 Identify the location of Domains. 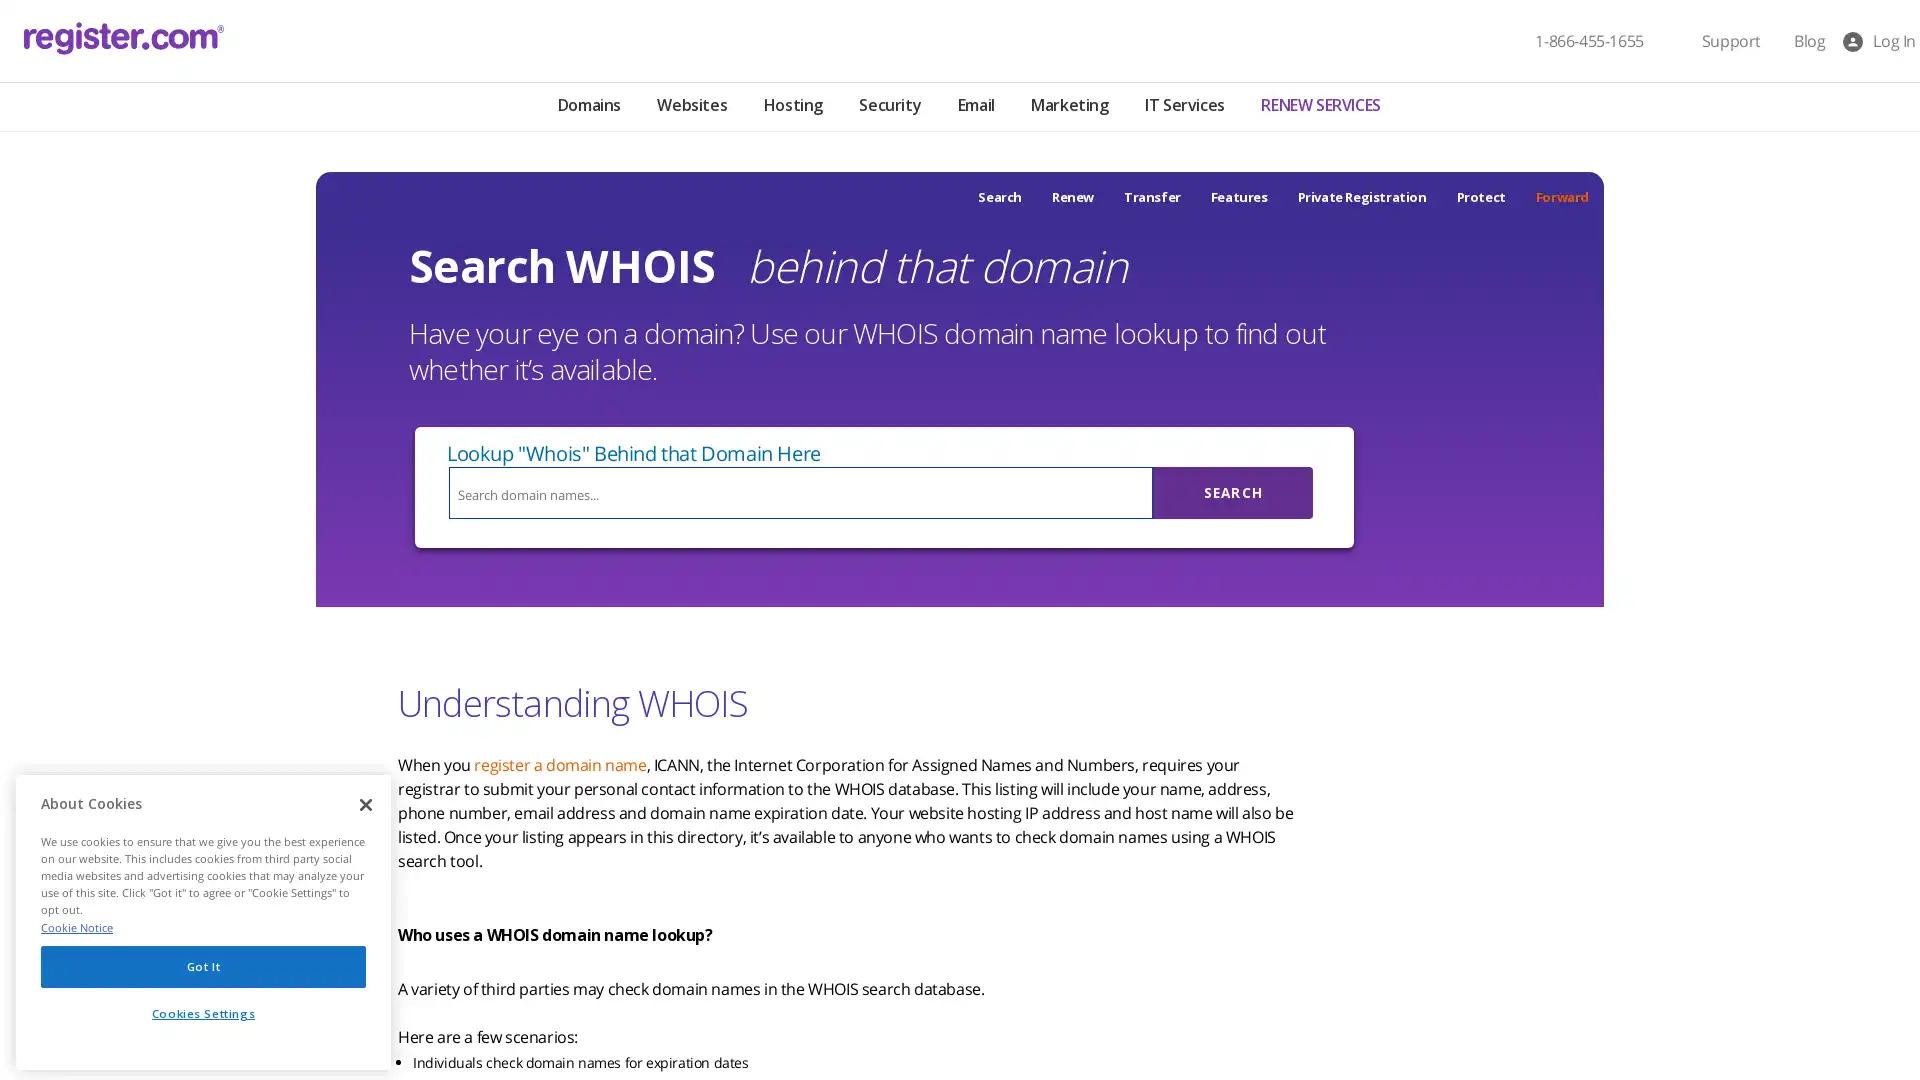
(587, 107).